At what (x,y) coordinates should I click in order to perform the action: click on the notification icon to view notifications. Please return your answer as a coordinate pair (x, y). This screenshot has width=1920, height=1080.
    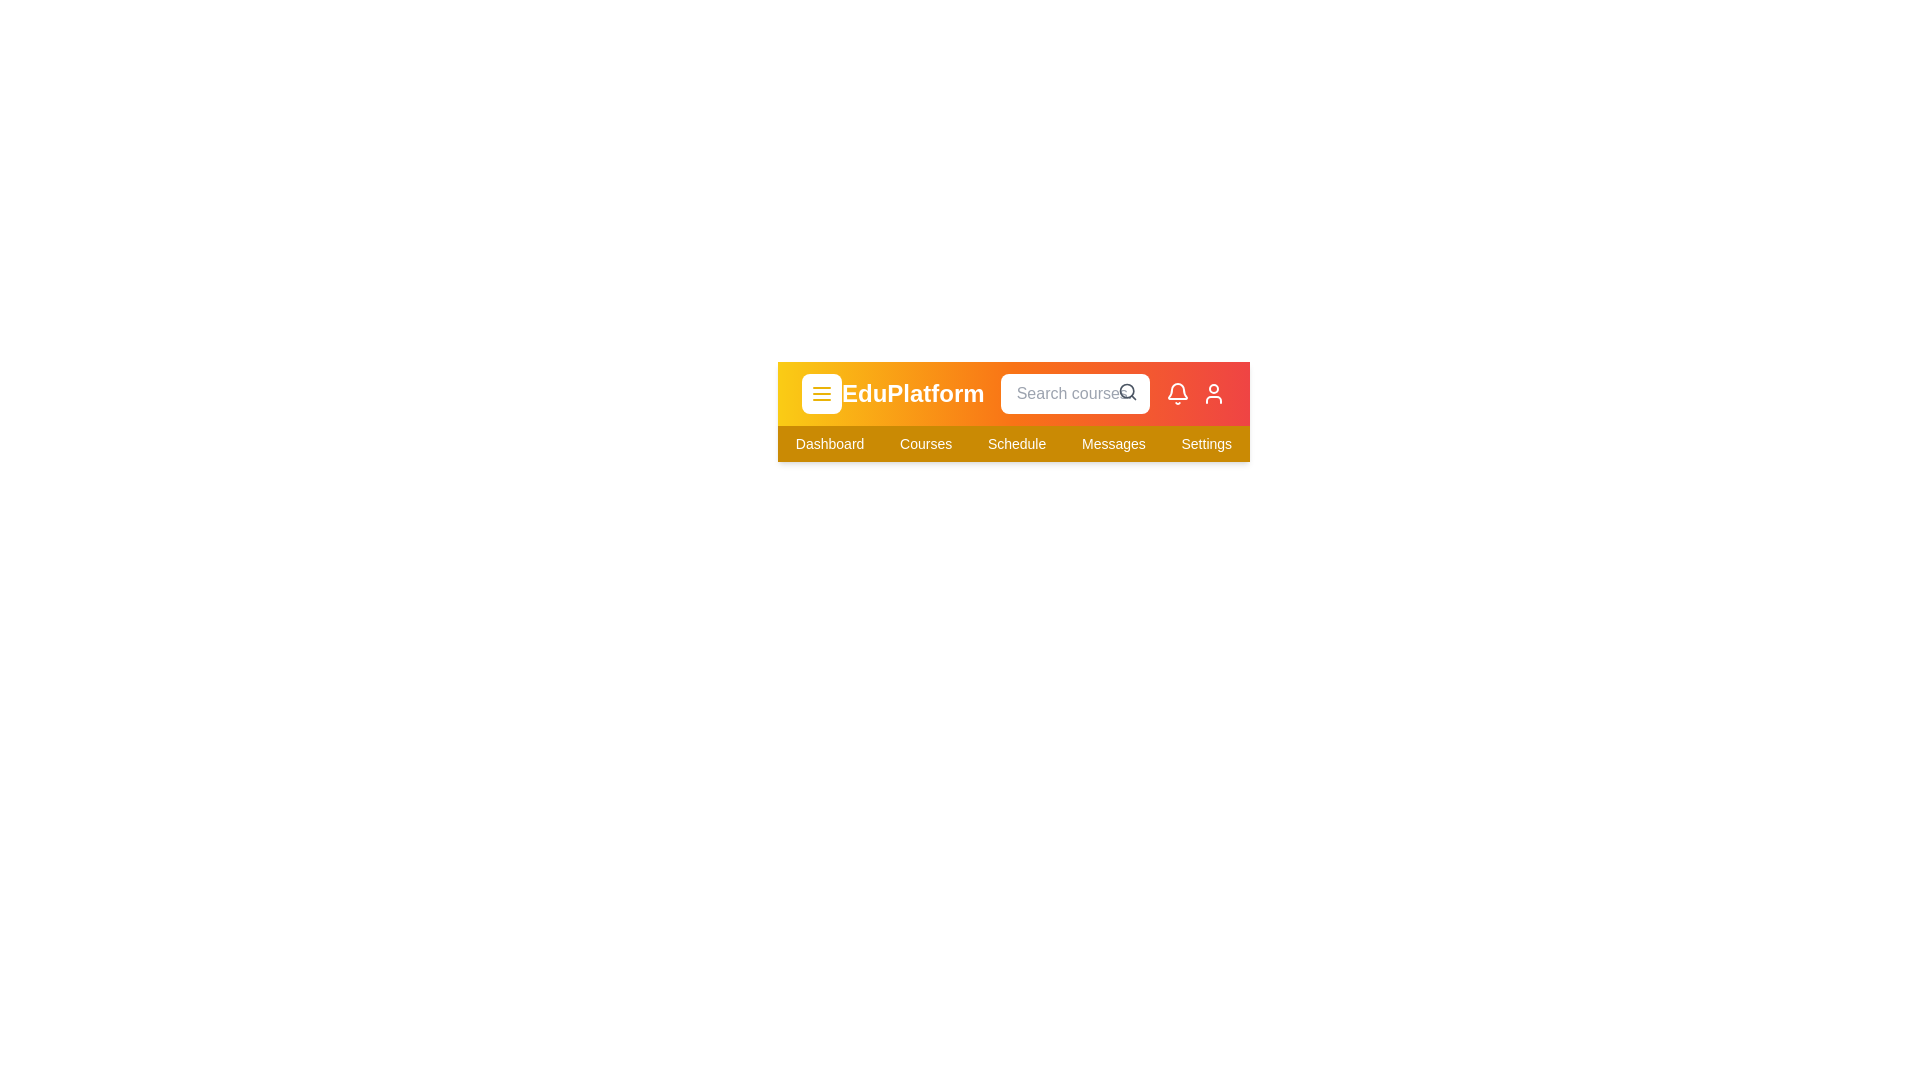
    Looking at the image, I should click on (1177, 393).